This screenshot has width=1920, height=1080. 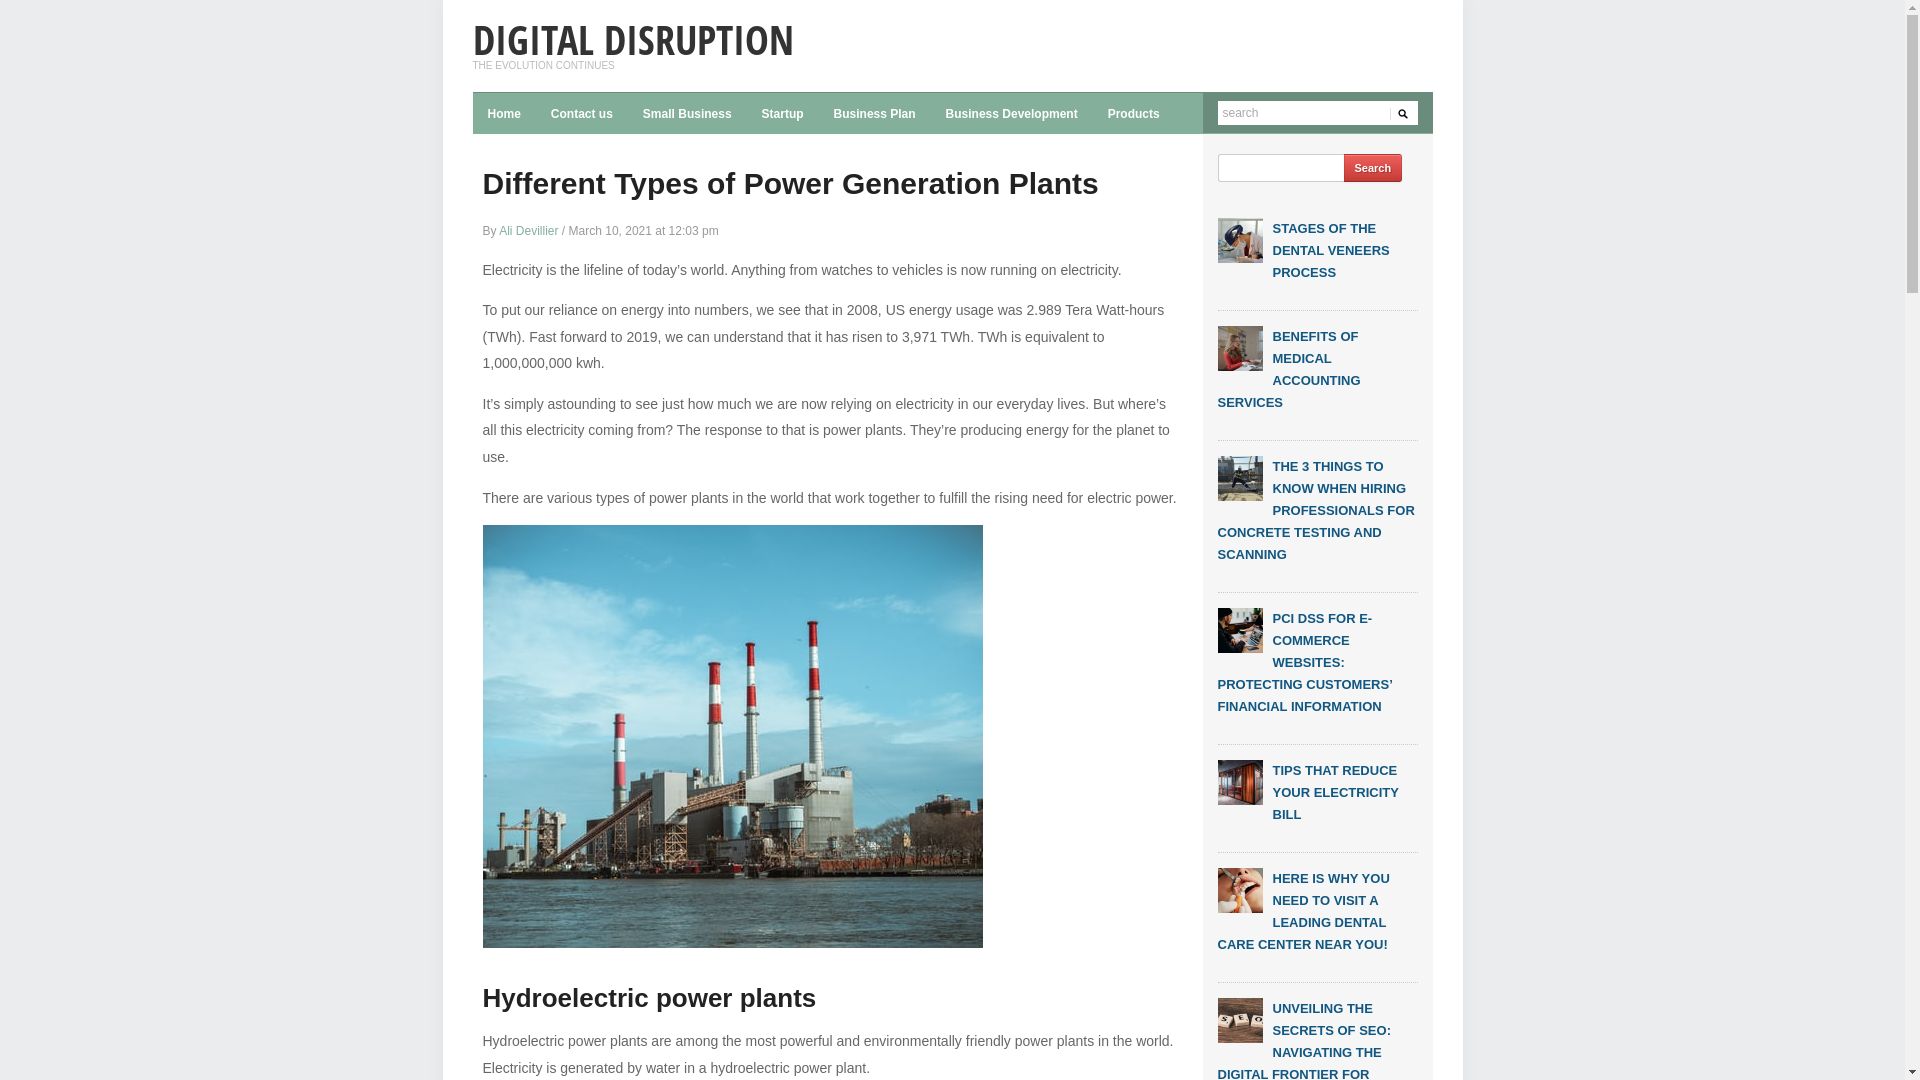 I want to click on 'BENEFITS OF MEDICAL ACCOUNTING SERVICES', so click(x=1289, y=369).